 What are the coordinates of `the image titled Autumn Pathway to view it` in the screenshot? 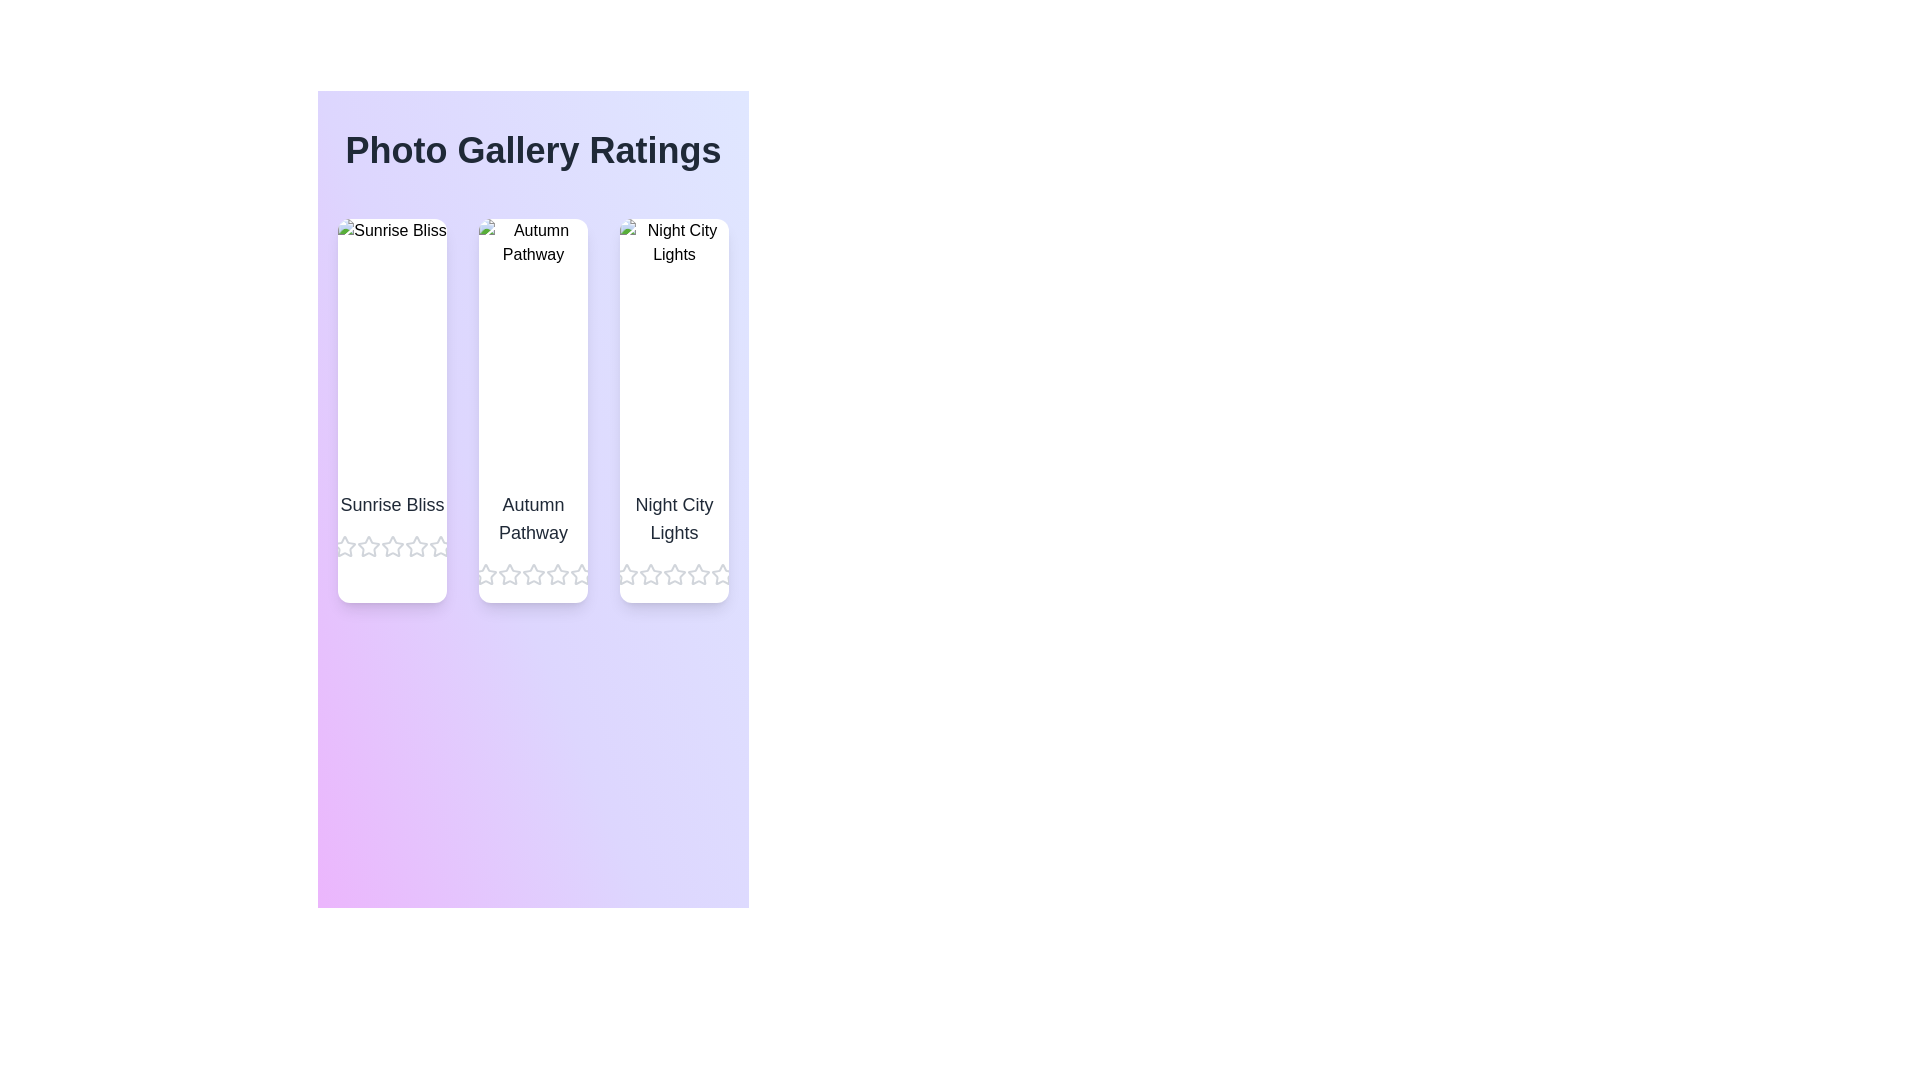 It's located at (533, 346).